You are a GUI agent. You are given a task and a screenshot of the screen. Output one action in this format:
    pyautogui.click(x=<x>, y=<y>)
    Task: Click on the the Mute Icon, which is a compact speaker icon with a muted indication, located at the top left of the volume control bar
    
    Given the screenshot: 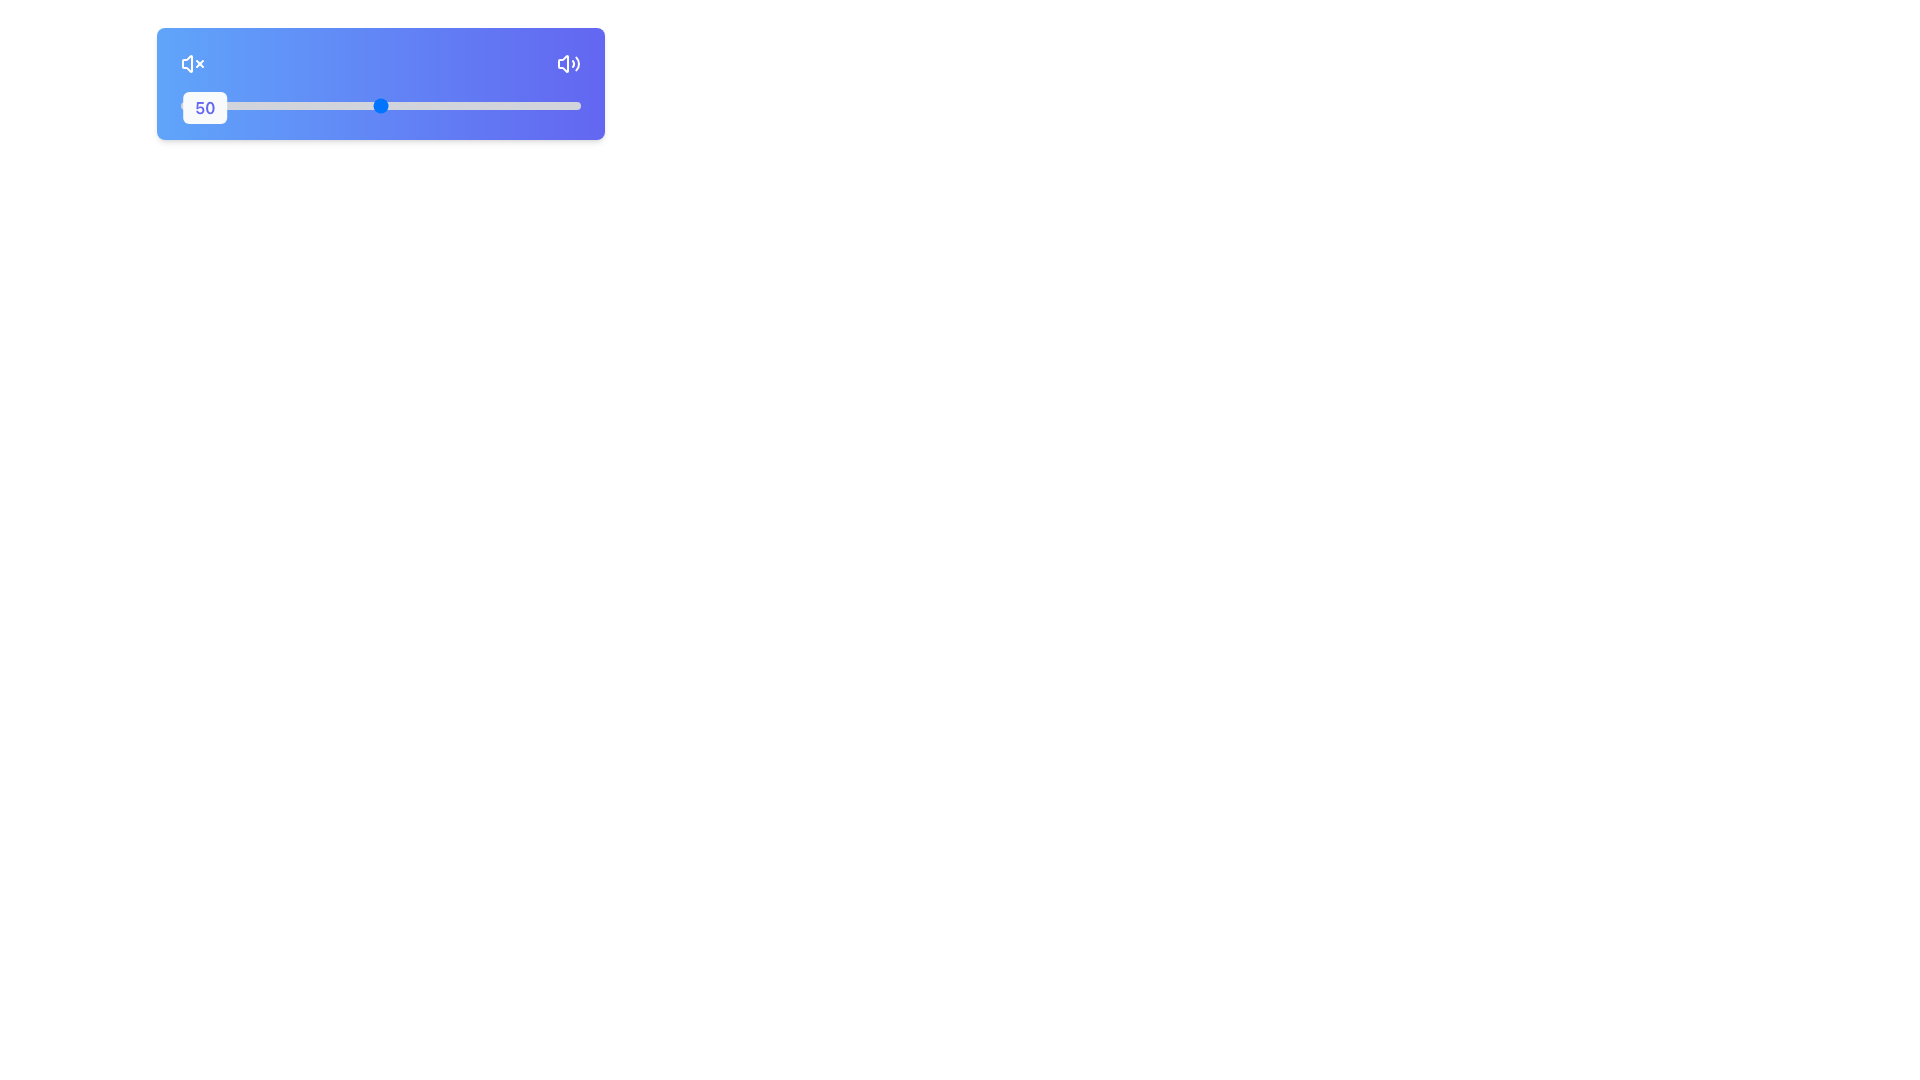 What is the action you would take?
    pyautogui.click(x=187, y=63)
    